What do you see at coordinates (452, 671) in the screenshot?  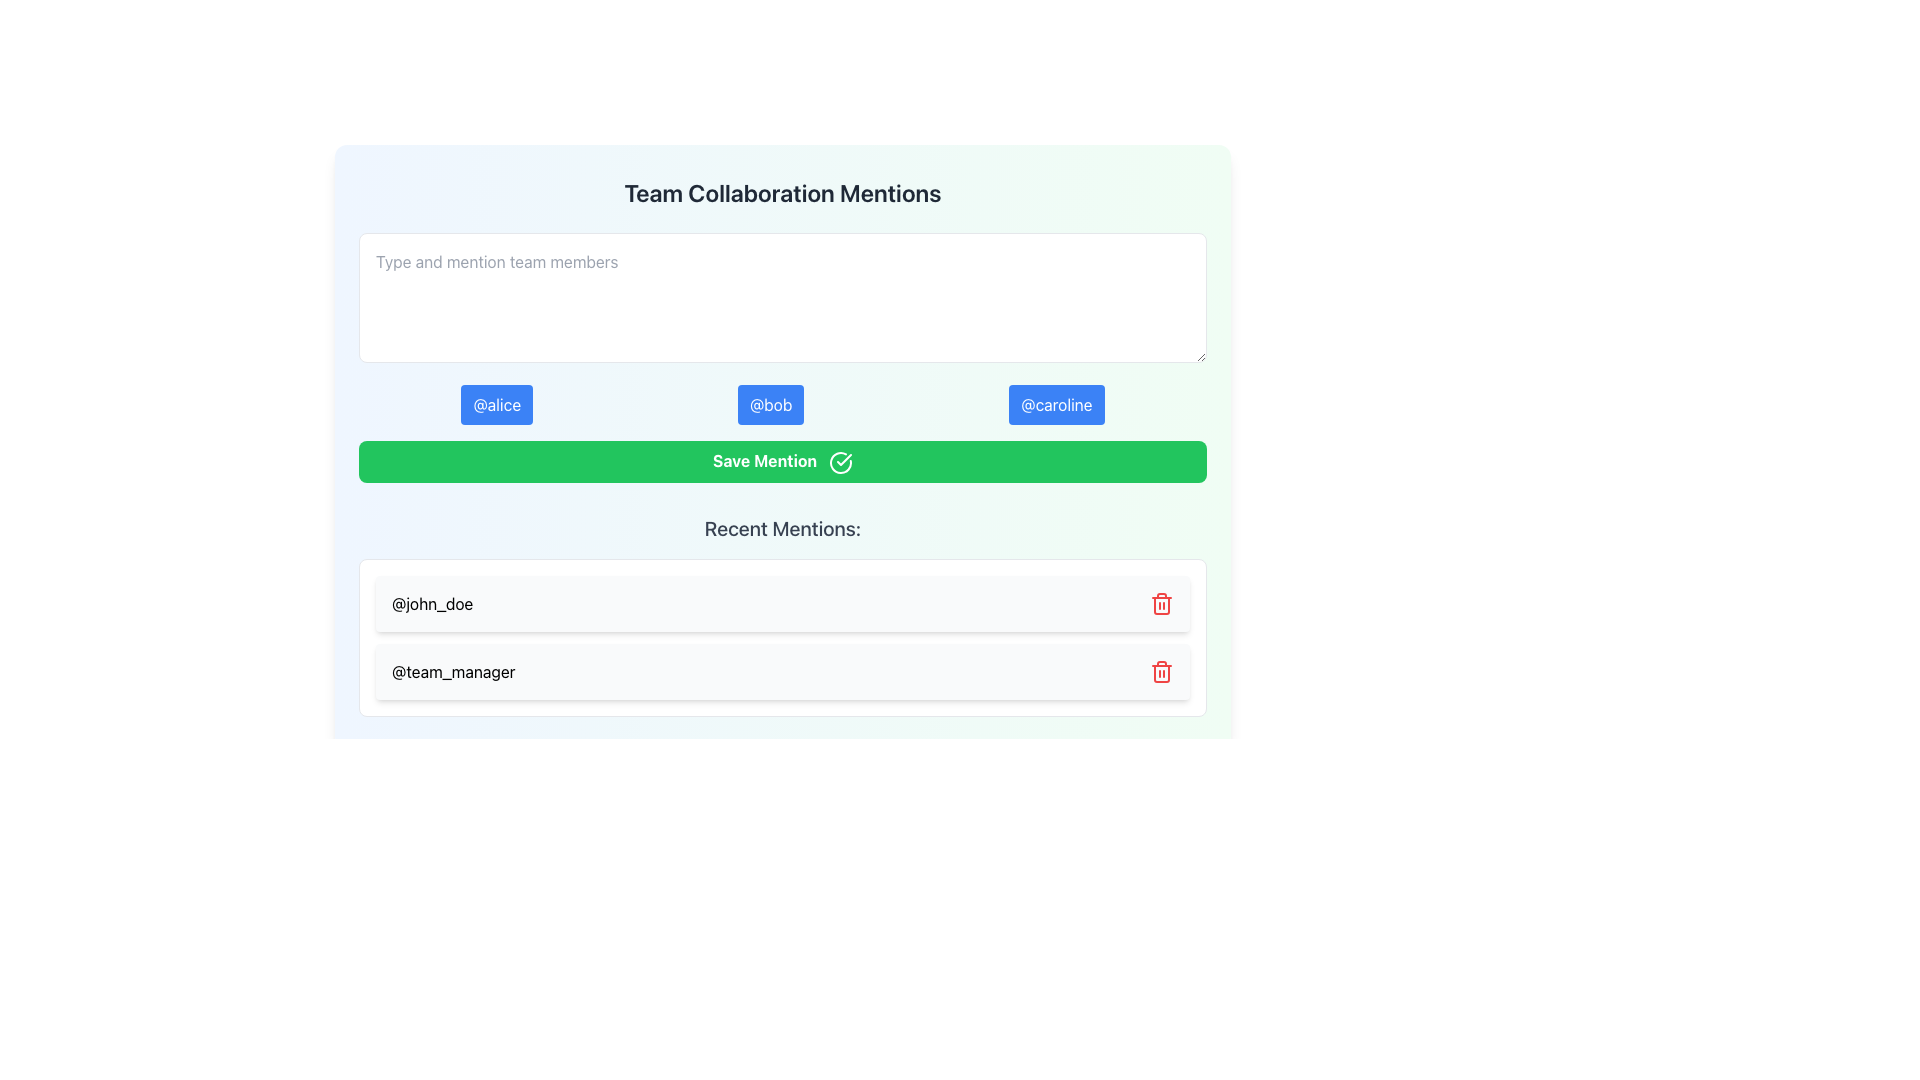 I see `the Static Text Label displaying the username '@team_manager' in the 'Recent Mentions' section` at bounding box center [452, 671].